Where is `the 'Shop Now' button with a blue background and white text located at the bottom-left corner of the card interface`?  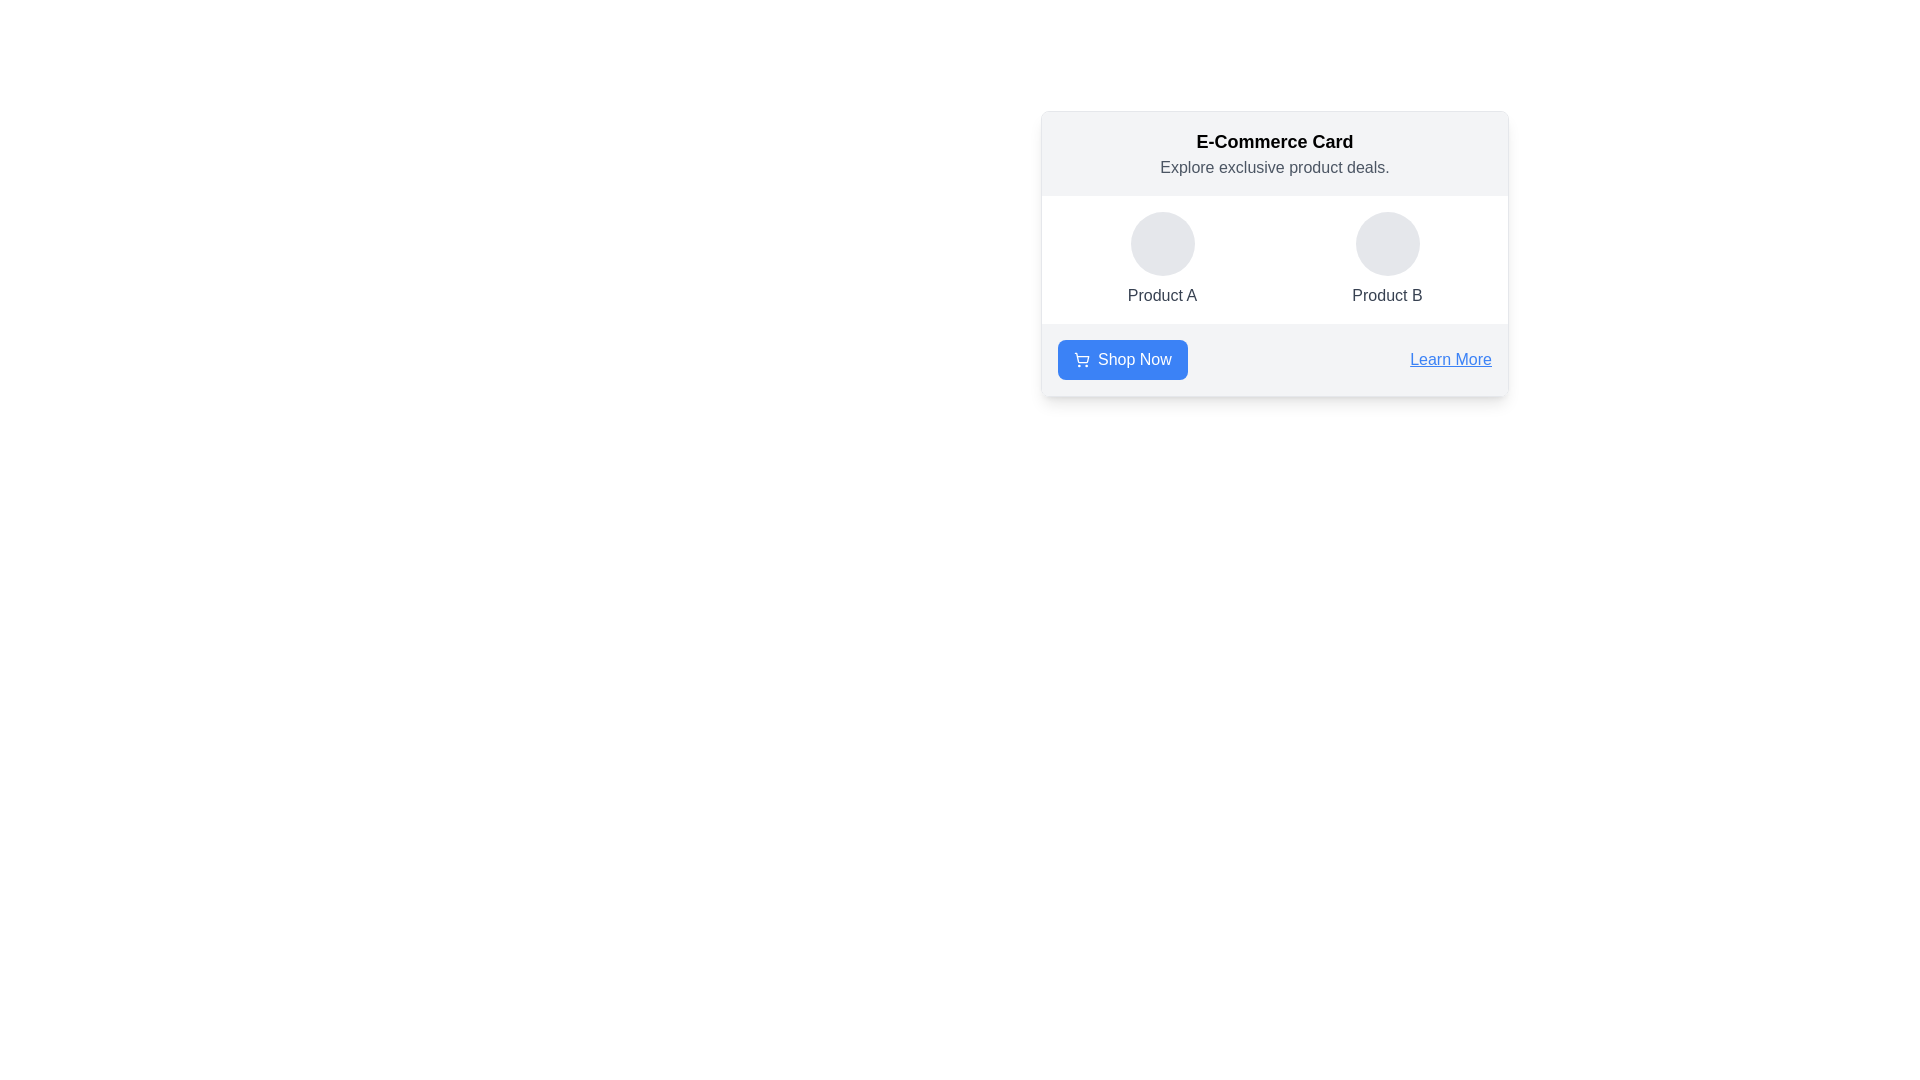
the 'Shop Now' button with a blue background and white text located at the bottom-left corner of the card interface is located at coordinates (1134, 358).